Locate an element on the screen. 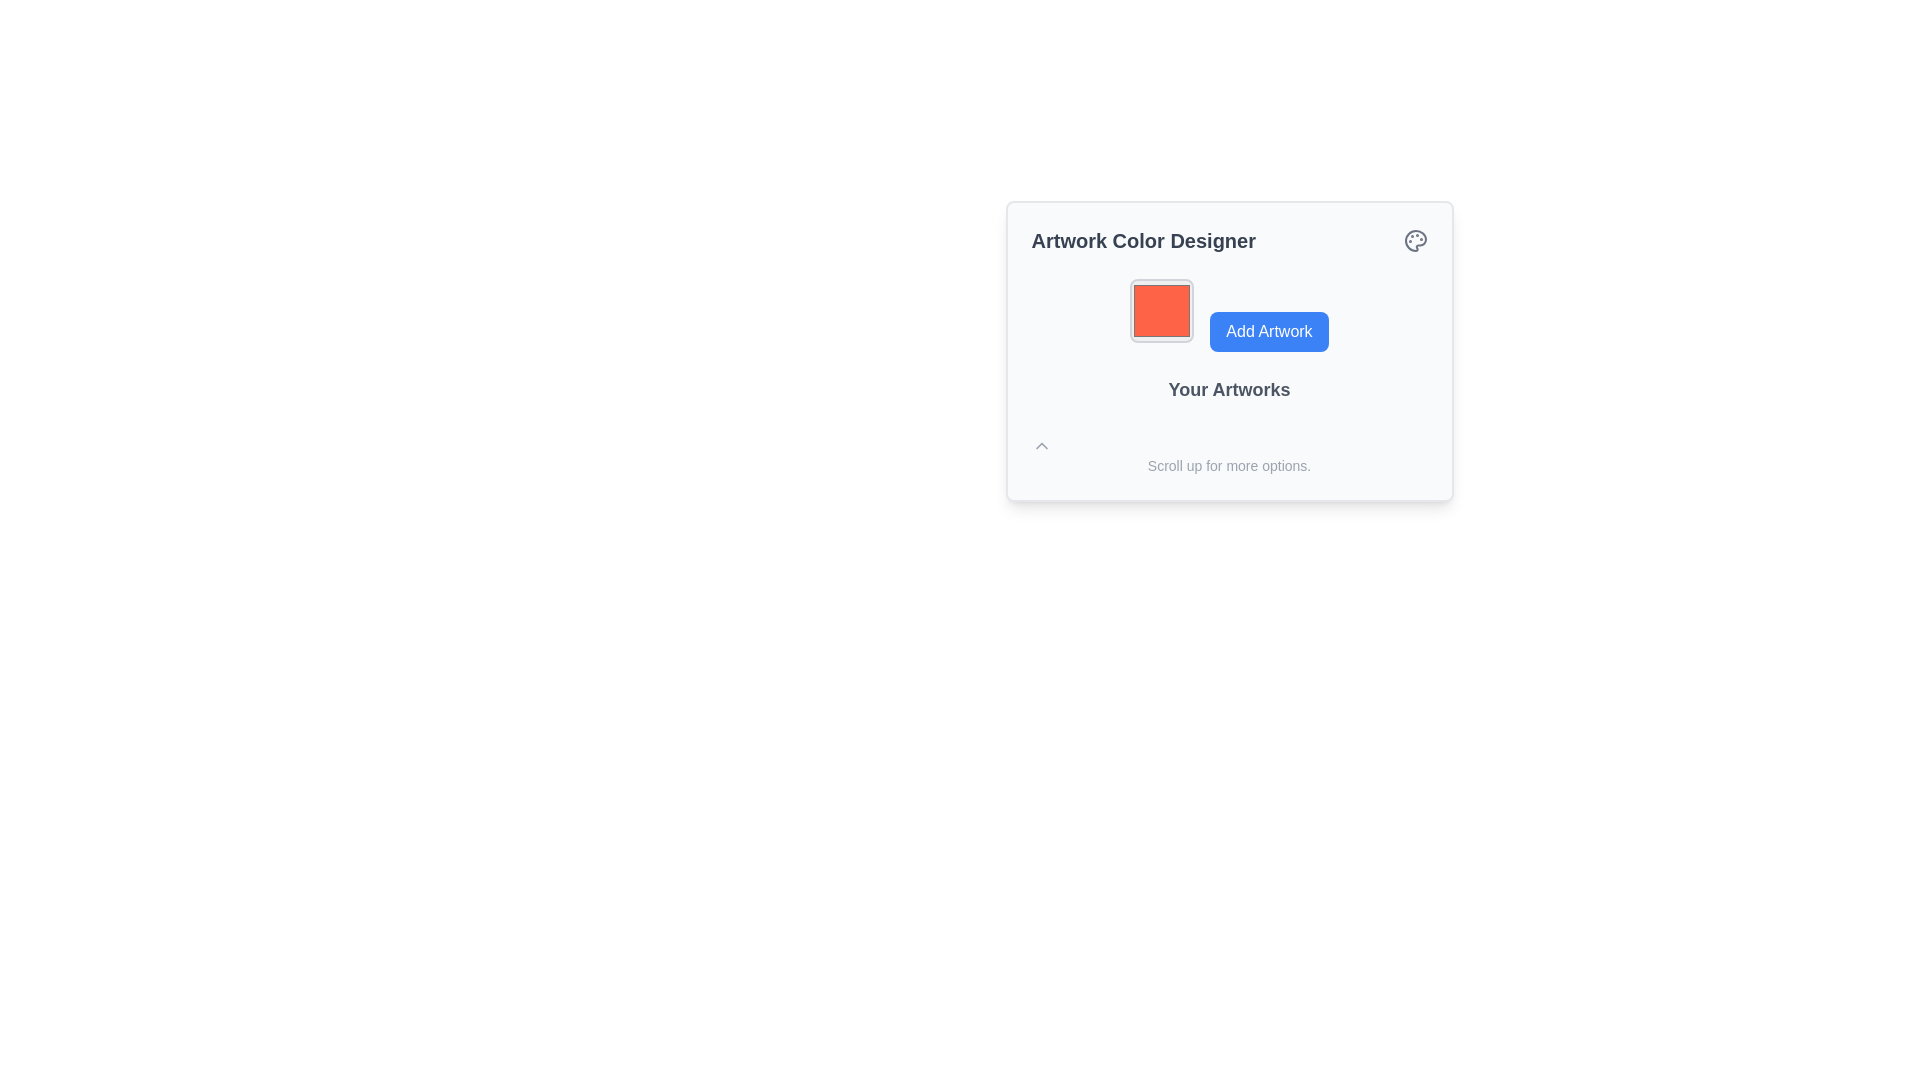  the instructional Static Text element that prompts the user to scroll upwards, located below the 'Your Artworks' heading is located at coordinates (1228, 455).